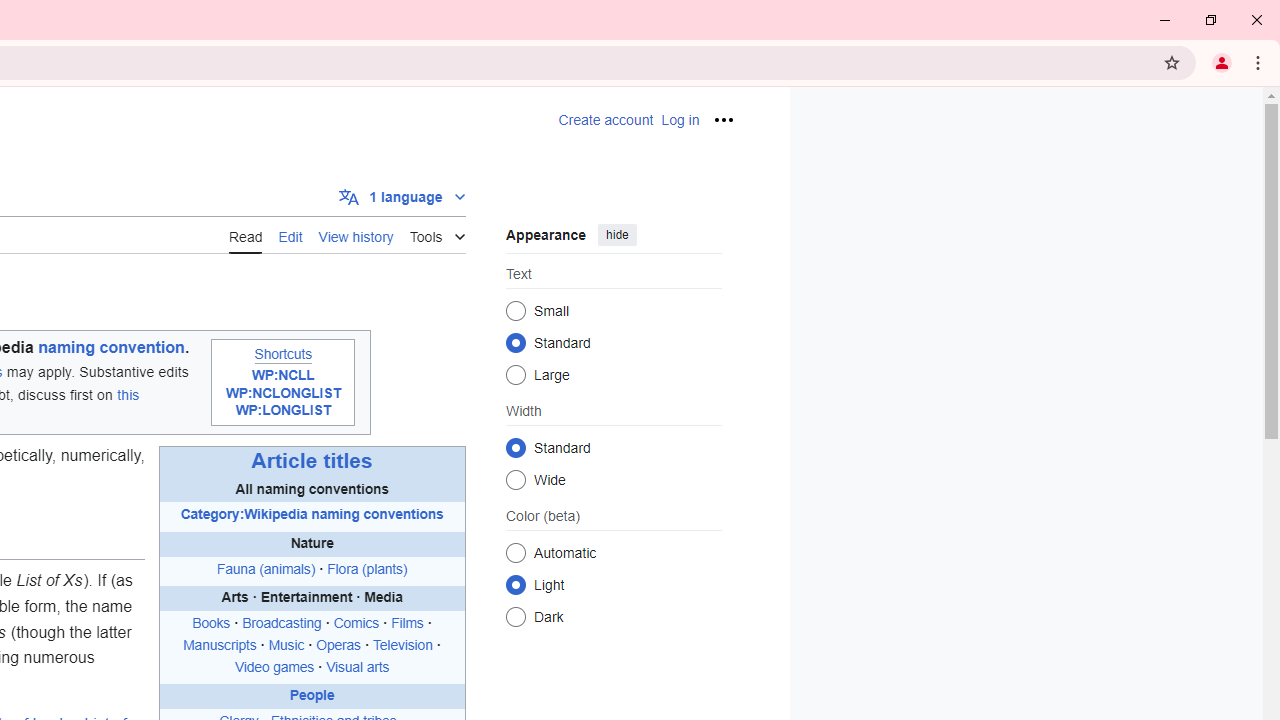 The width and height of the screenshot is (1280, 720). Describe the element at coordinates (358, 667) in the screenshot. I see `'Visual arts'` at that location.